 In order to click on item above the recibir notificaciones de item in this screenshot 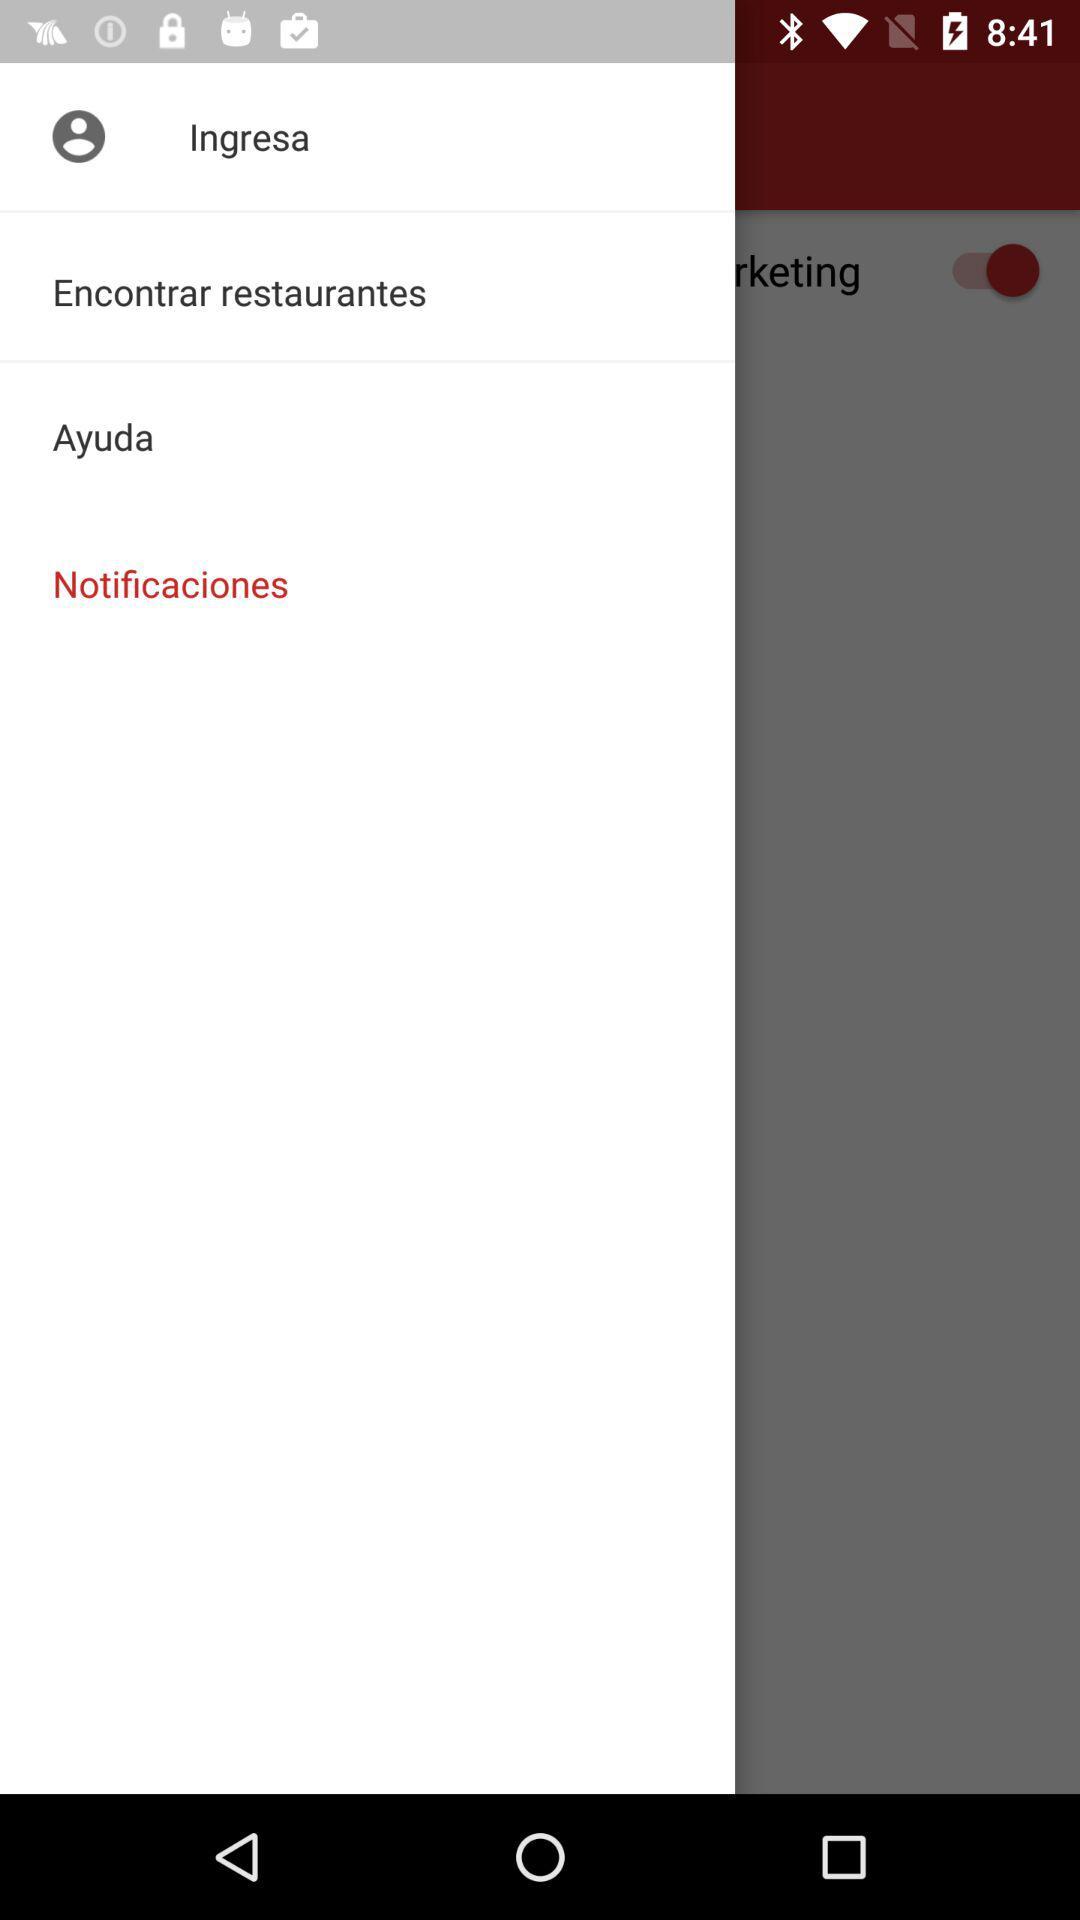, I will do `click(367, 135)`.